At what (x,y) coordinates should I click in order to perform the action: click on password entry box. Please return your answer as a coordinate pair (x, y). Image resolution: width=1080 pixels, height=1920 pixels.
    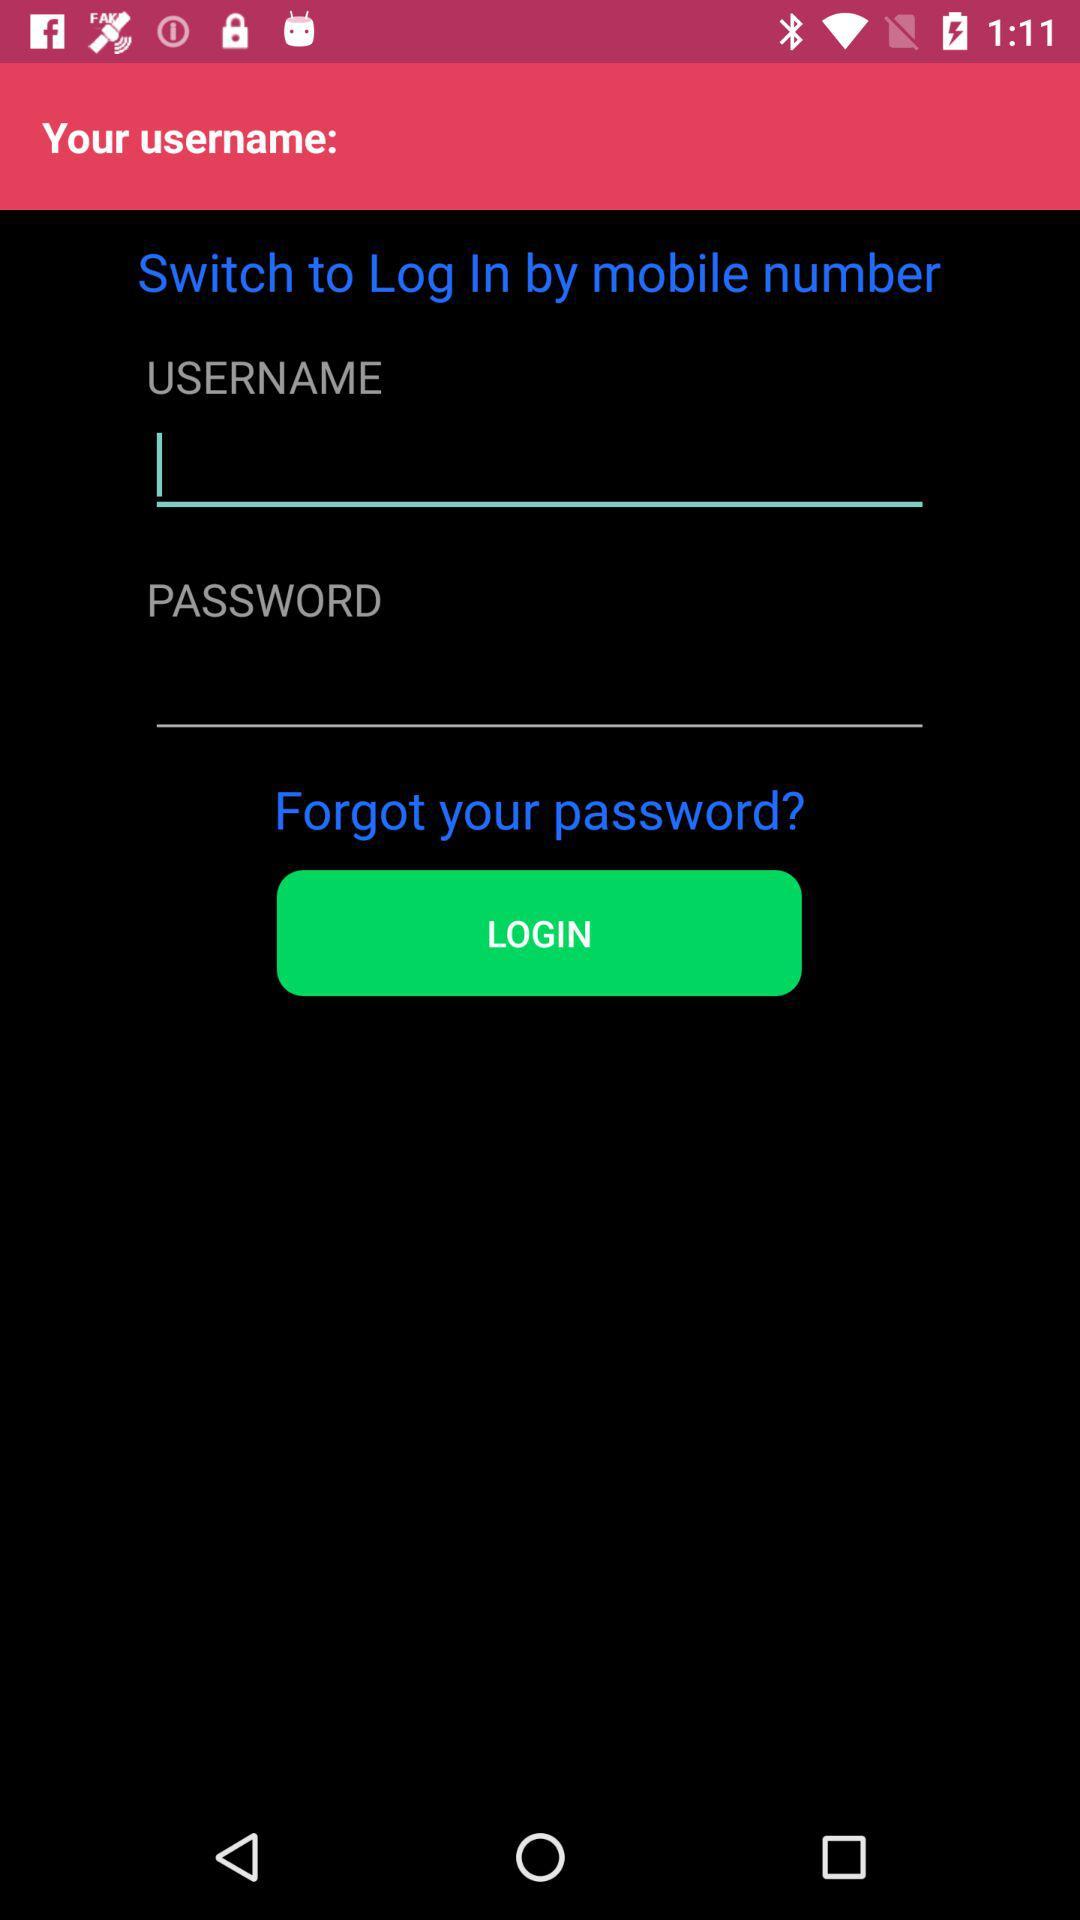
    Looking at the image, I should click on (538, 688).